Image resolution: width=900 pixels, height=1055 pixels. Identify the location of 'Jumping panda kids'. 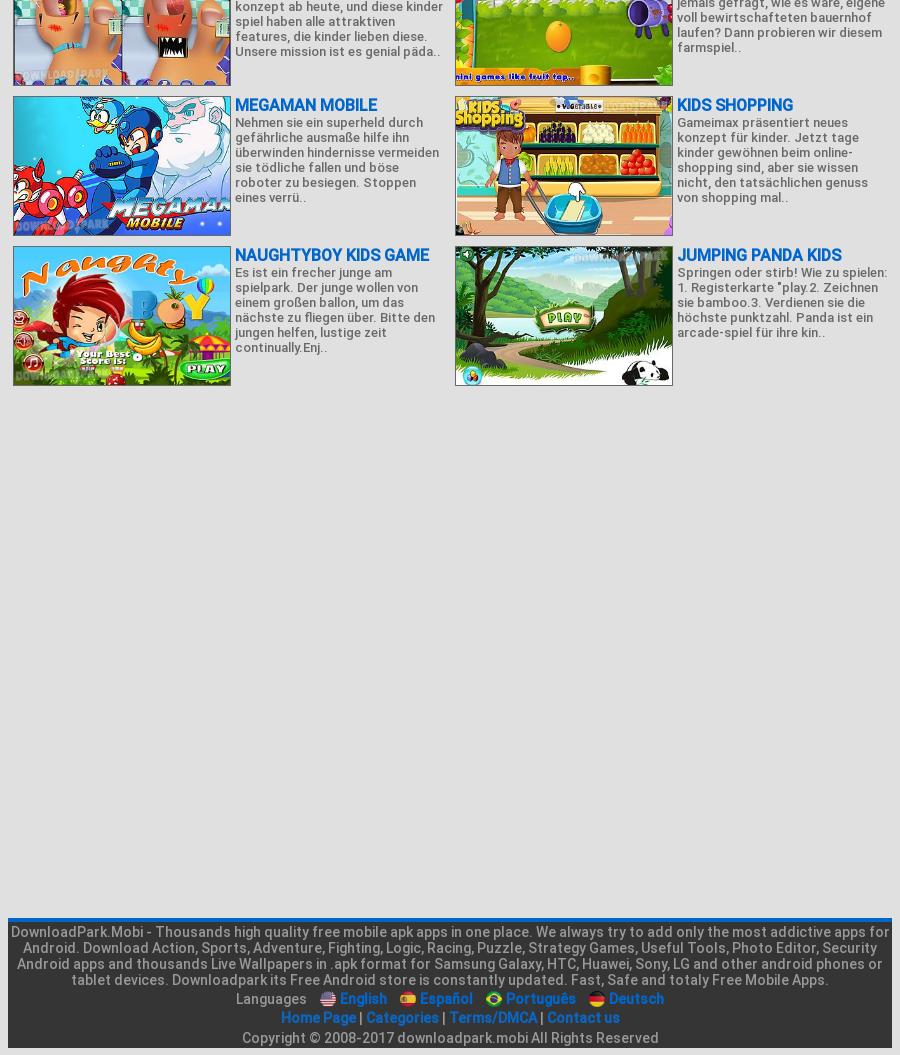
(757, 255).